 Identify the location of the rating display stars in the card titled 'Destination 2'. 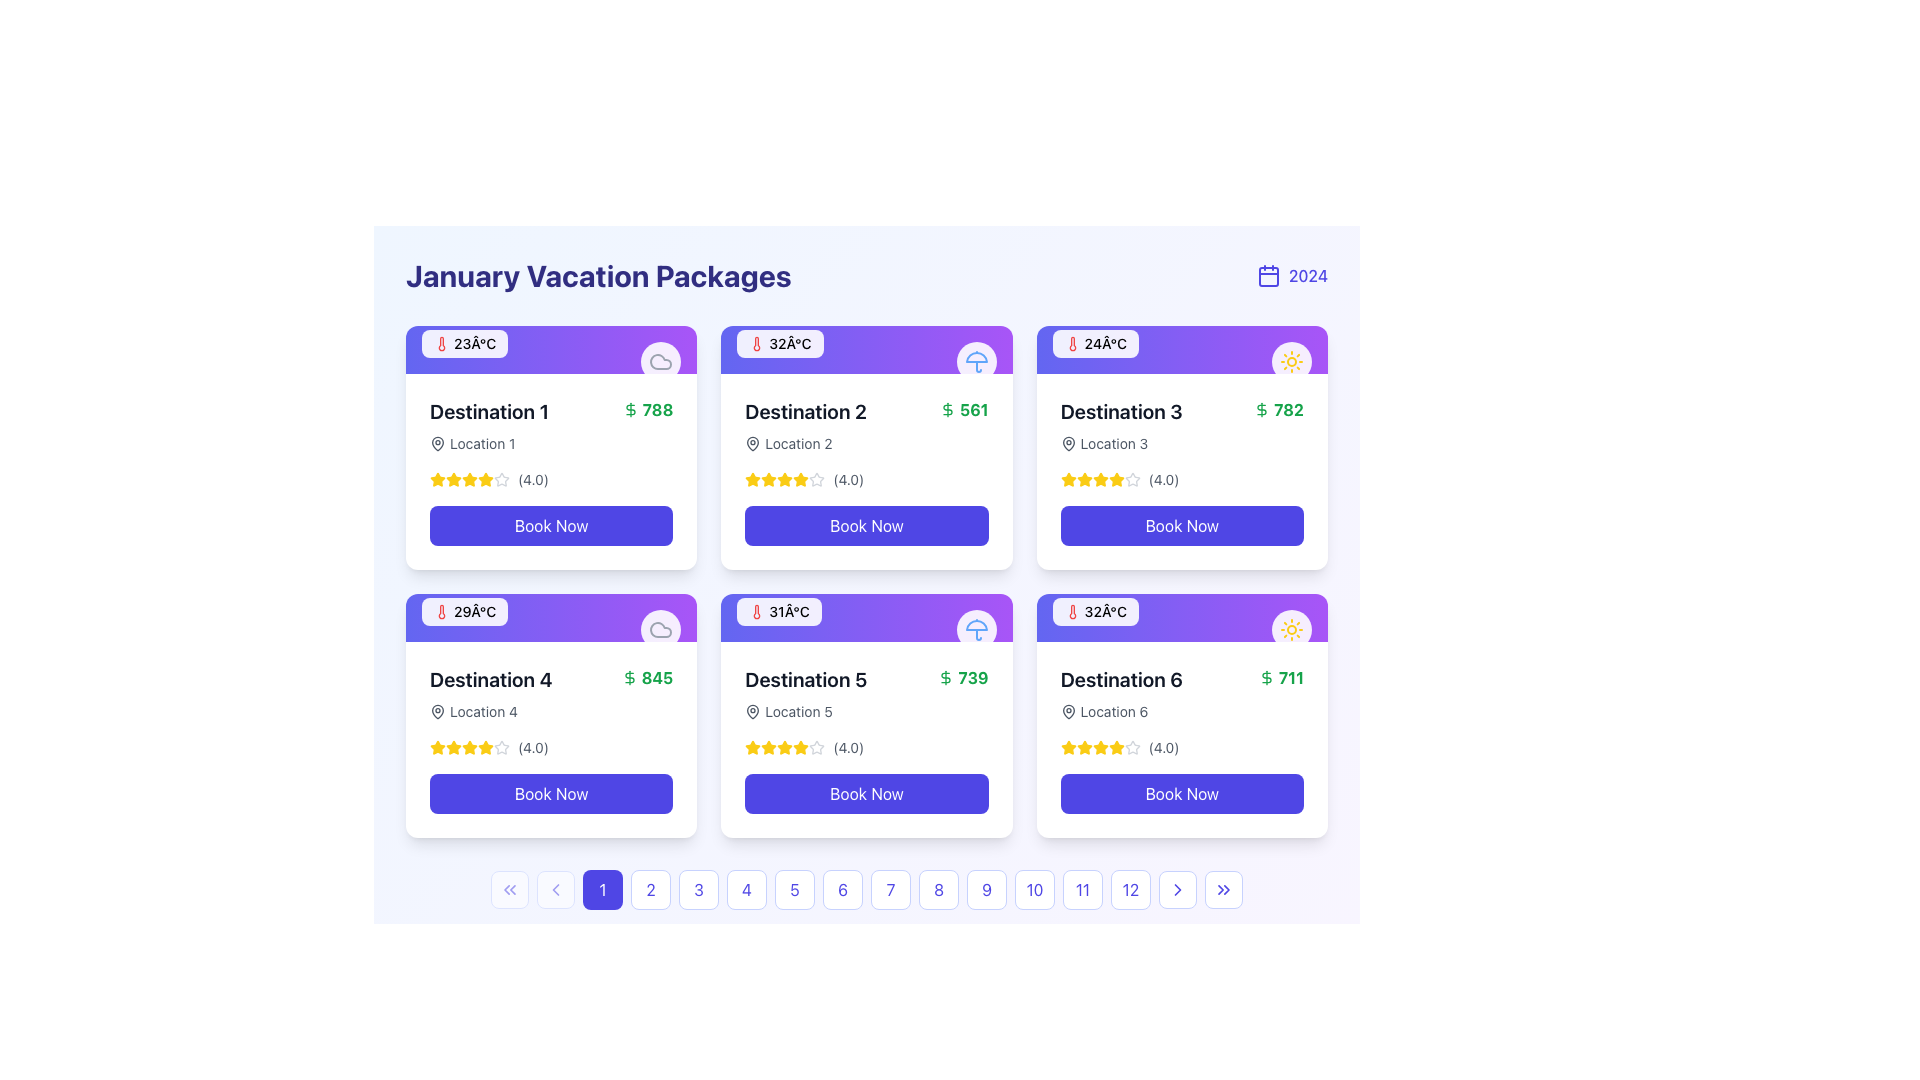
(867, 479).